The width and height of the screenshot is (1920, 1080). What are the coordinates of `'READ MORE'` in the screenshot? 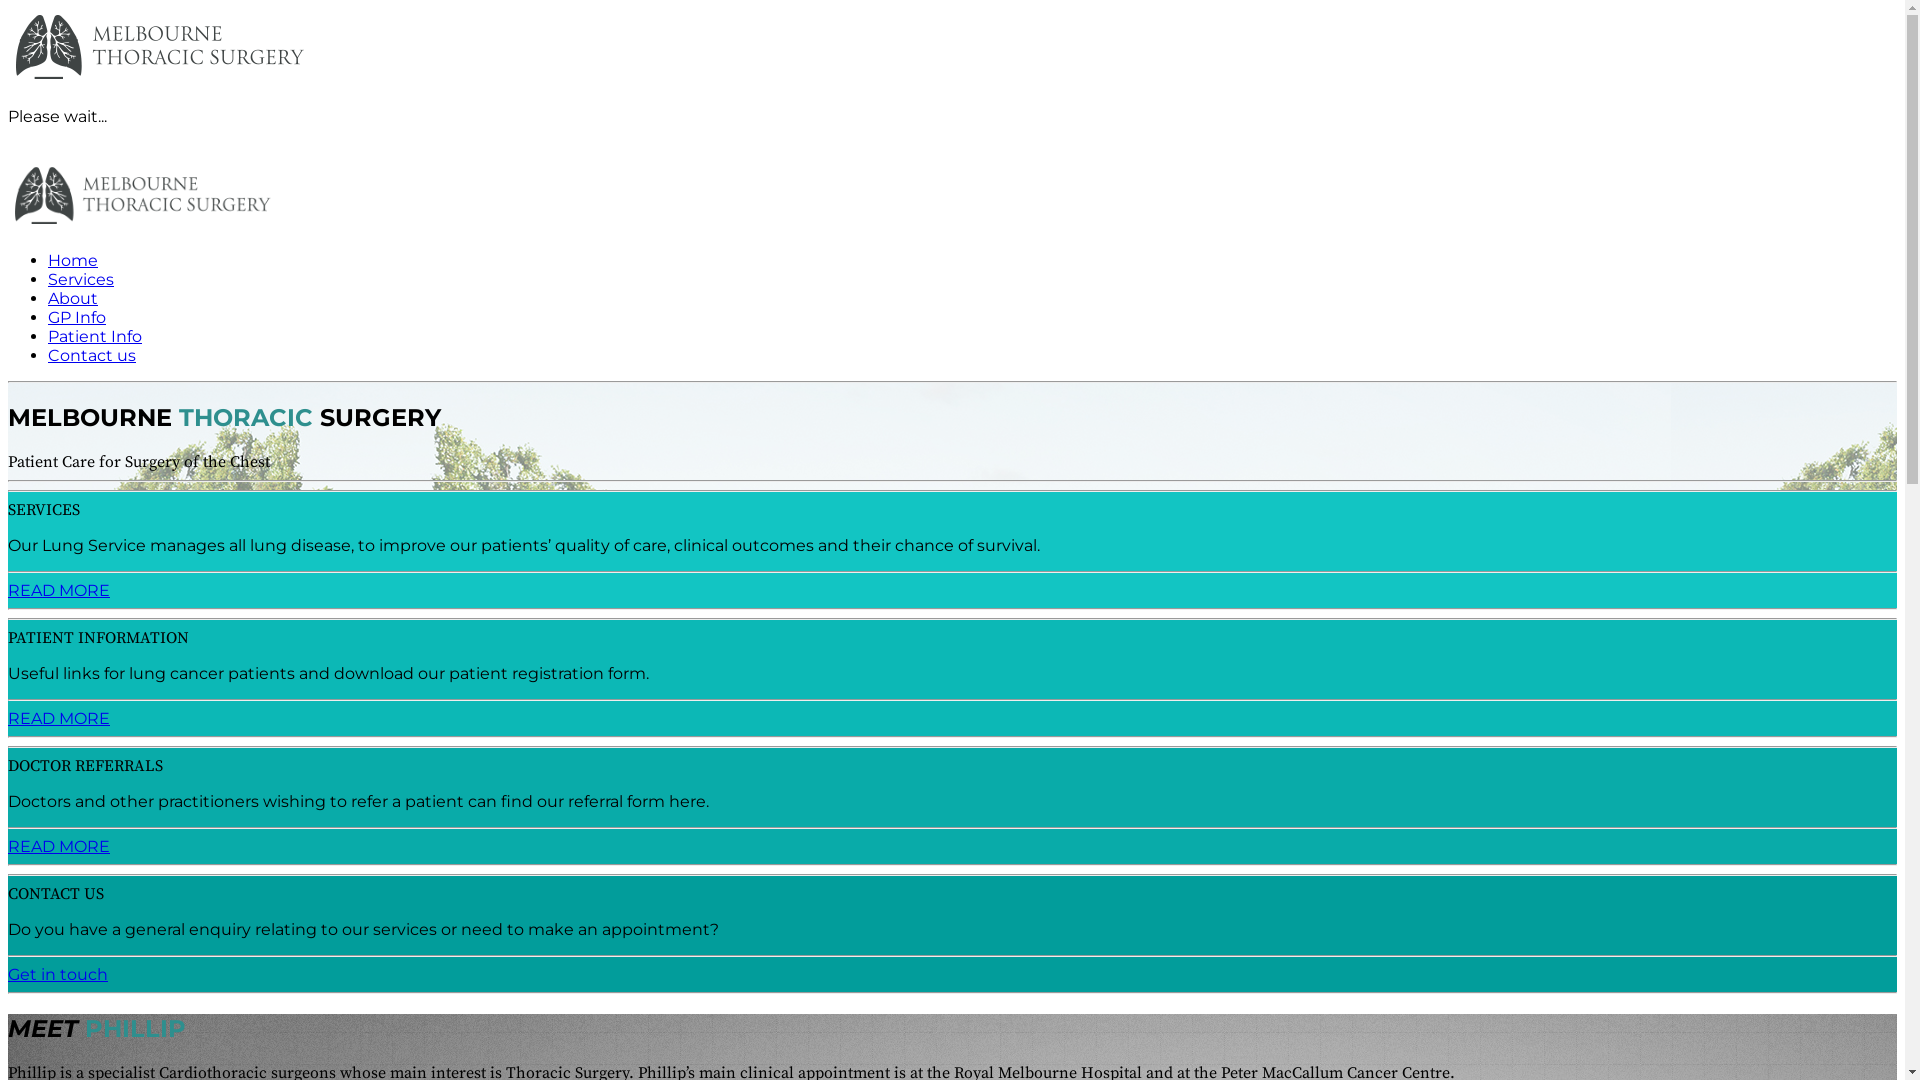 It's located at (8, 846).